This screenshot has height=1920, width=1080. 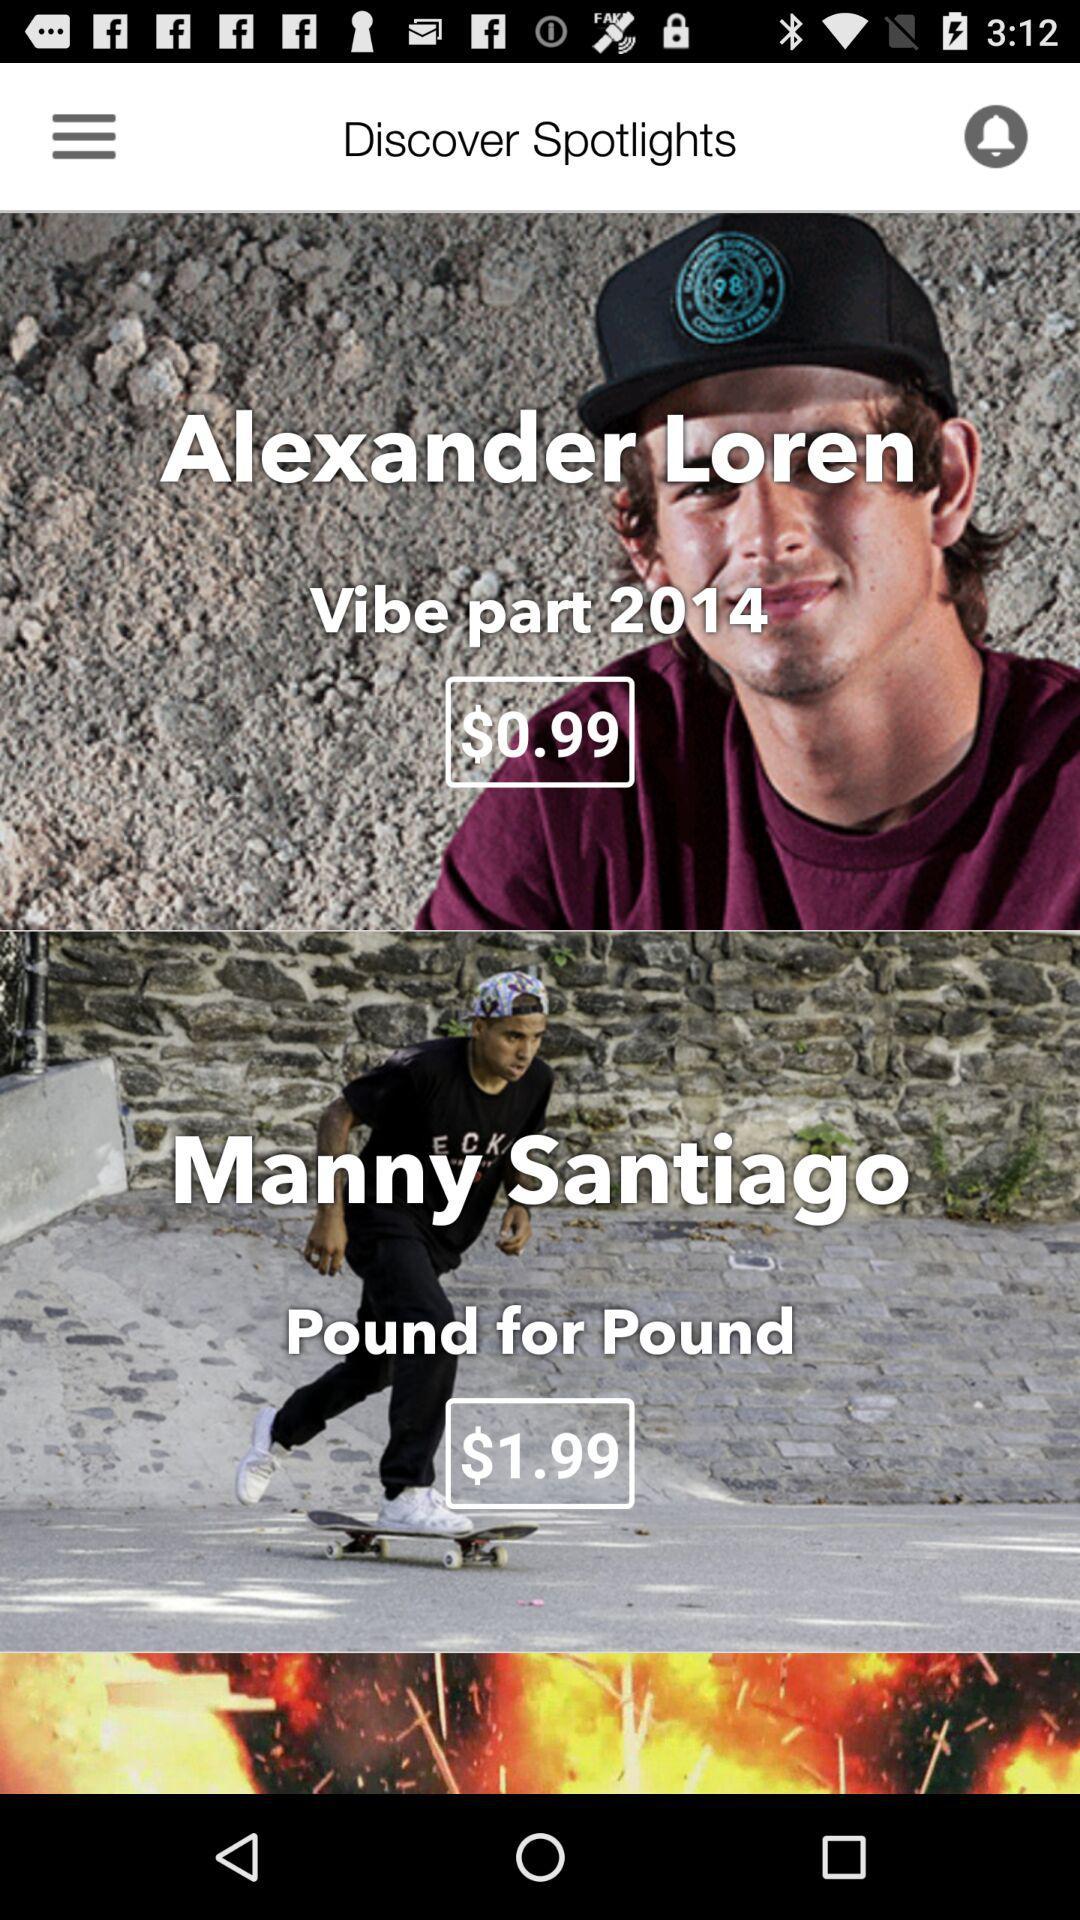 I want to click on manny santiago item, so click(x=540, y=1168).